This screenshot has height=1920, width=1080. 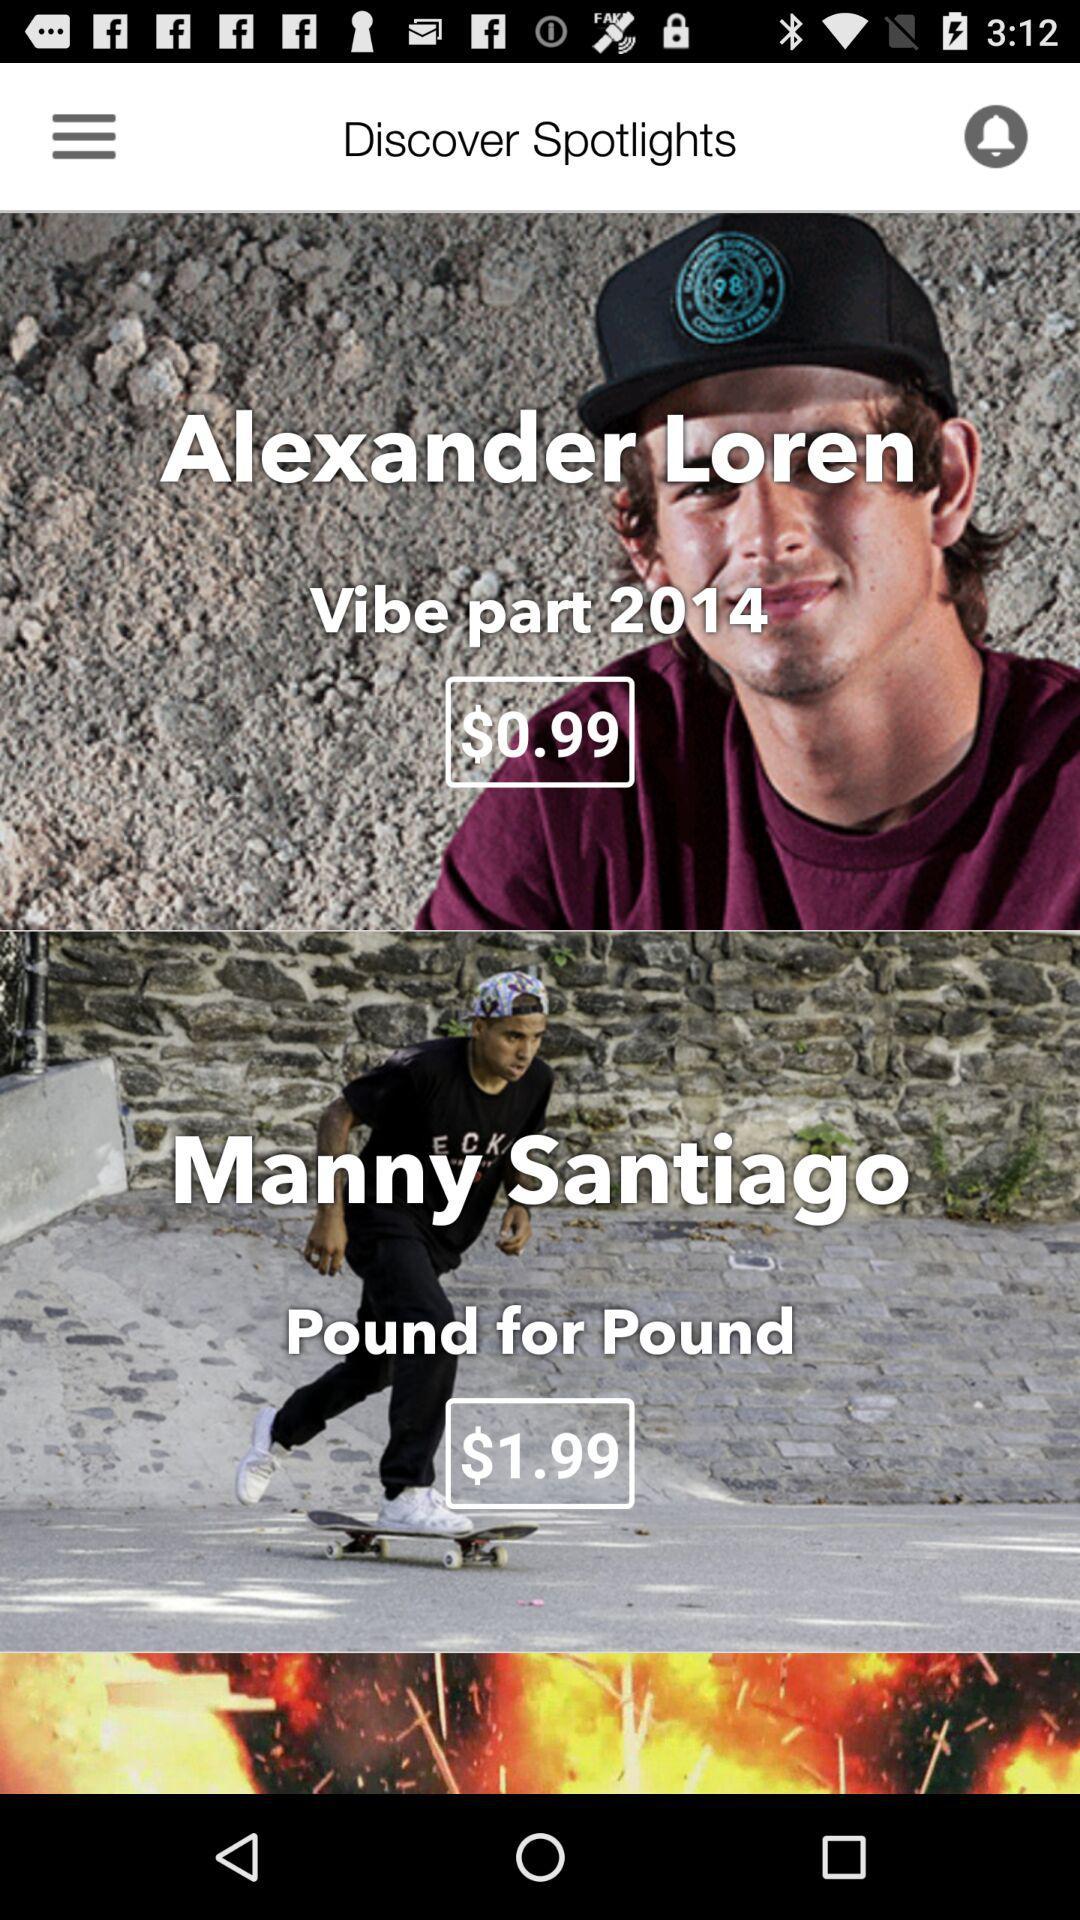 I want to click on manny santiago item, so click(x=540, y=1168).